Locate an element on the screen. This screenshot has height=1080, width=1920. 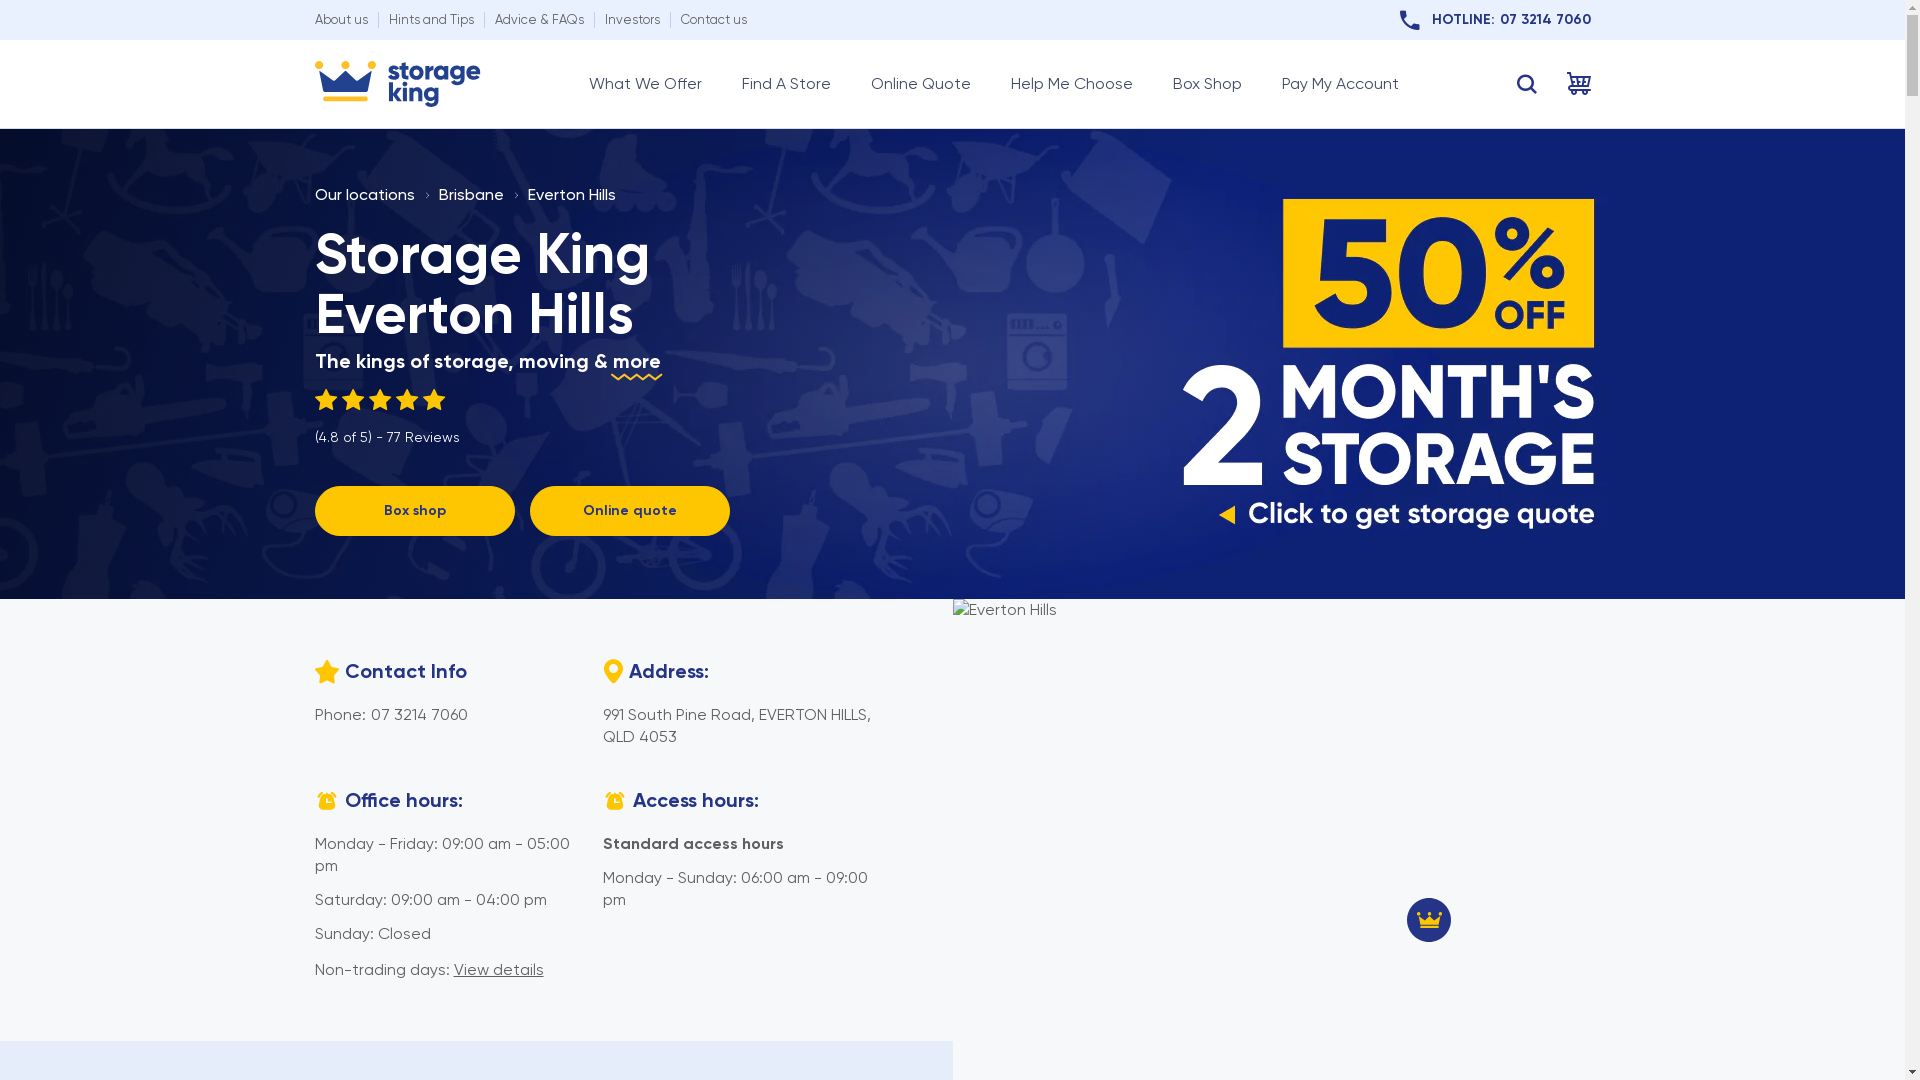
'Box Shop' is located at coordinates (1171, 83).